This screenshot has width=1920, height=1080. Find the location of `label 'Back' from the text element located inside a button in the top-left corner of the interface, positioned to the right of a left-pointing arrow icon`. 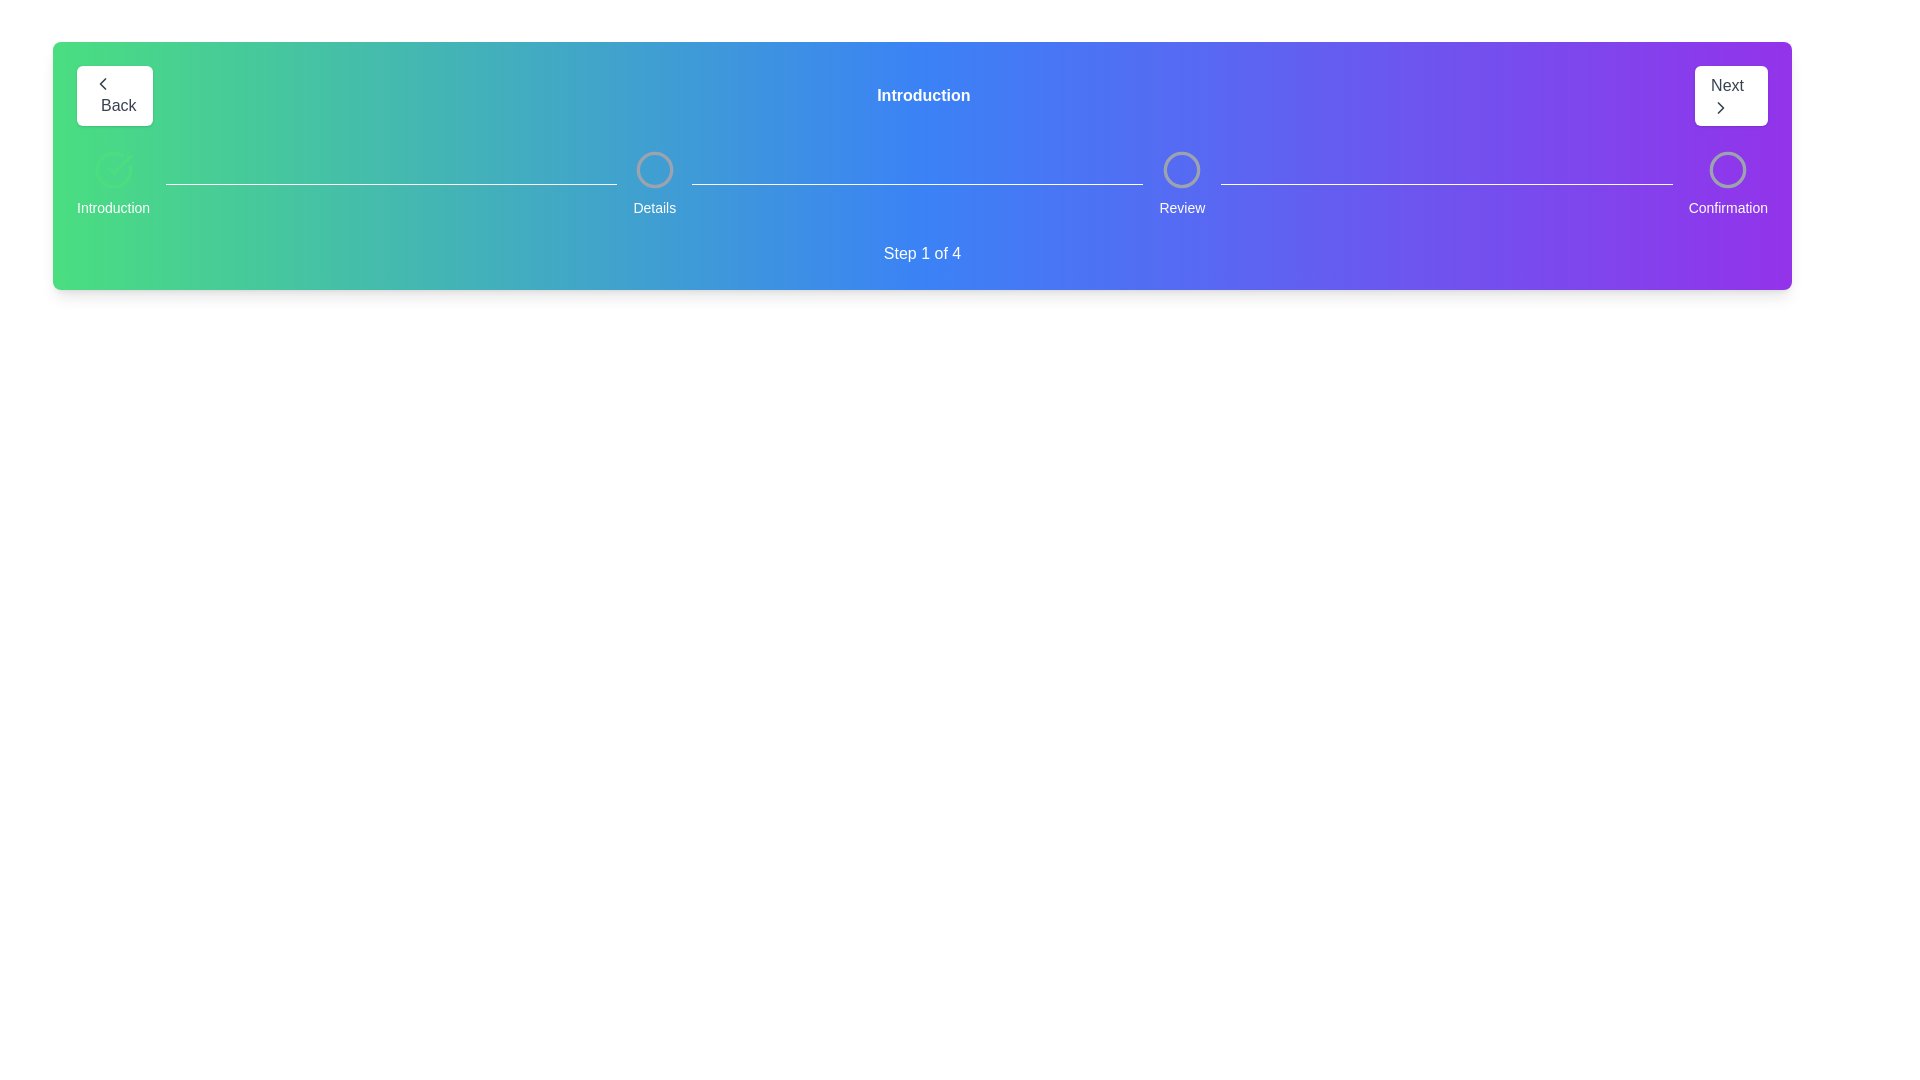

label 'Back' from the text element located inside a button in the top-left corner of the interface, positioned to the right of a left-pointing arrow icon is located at coordinates (117, 105).